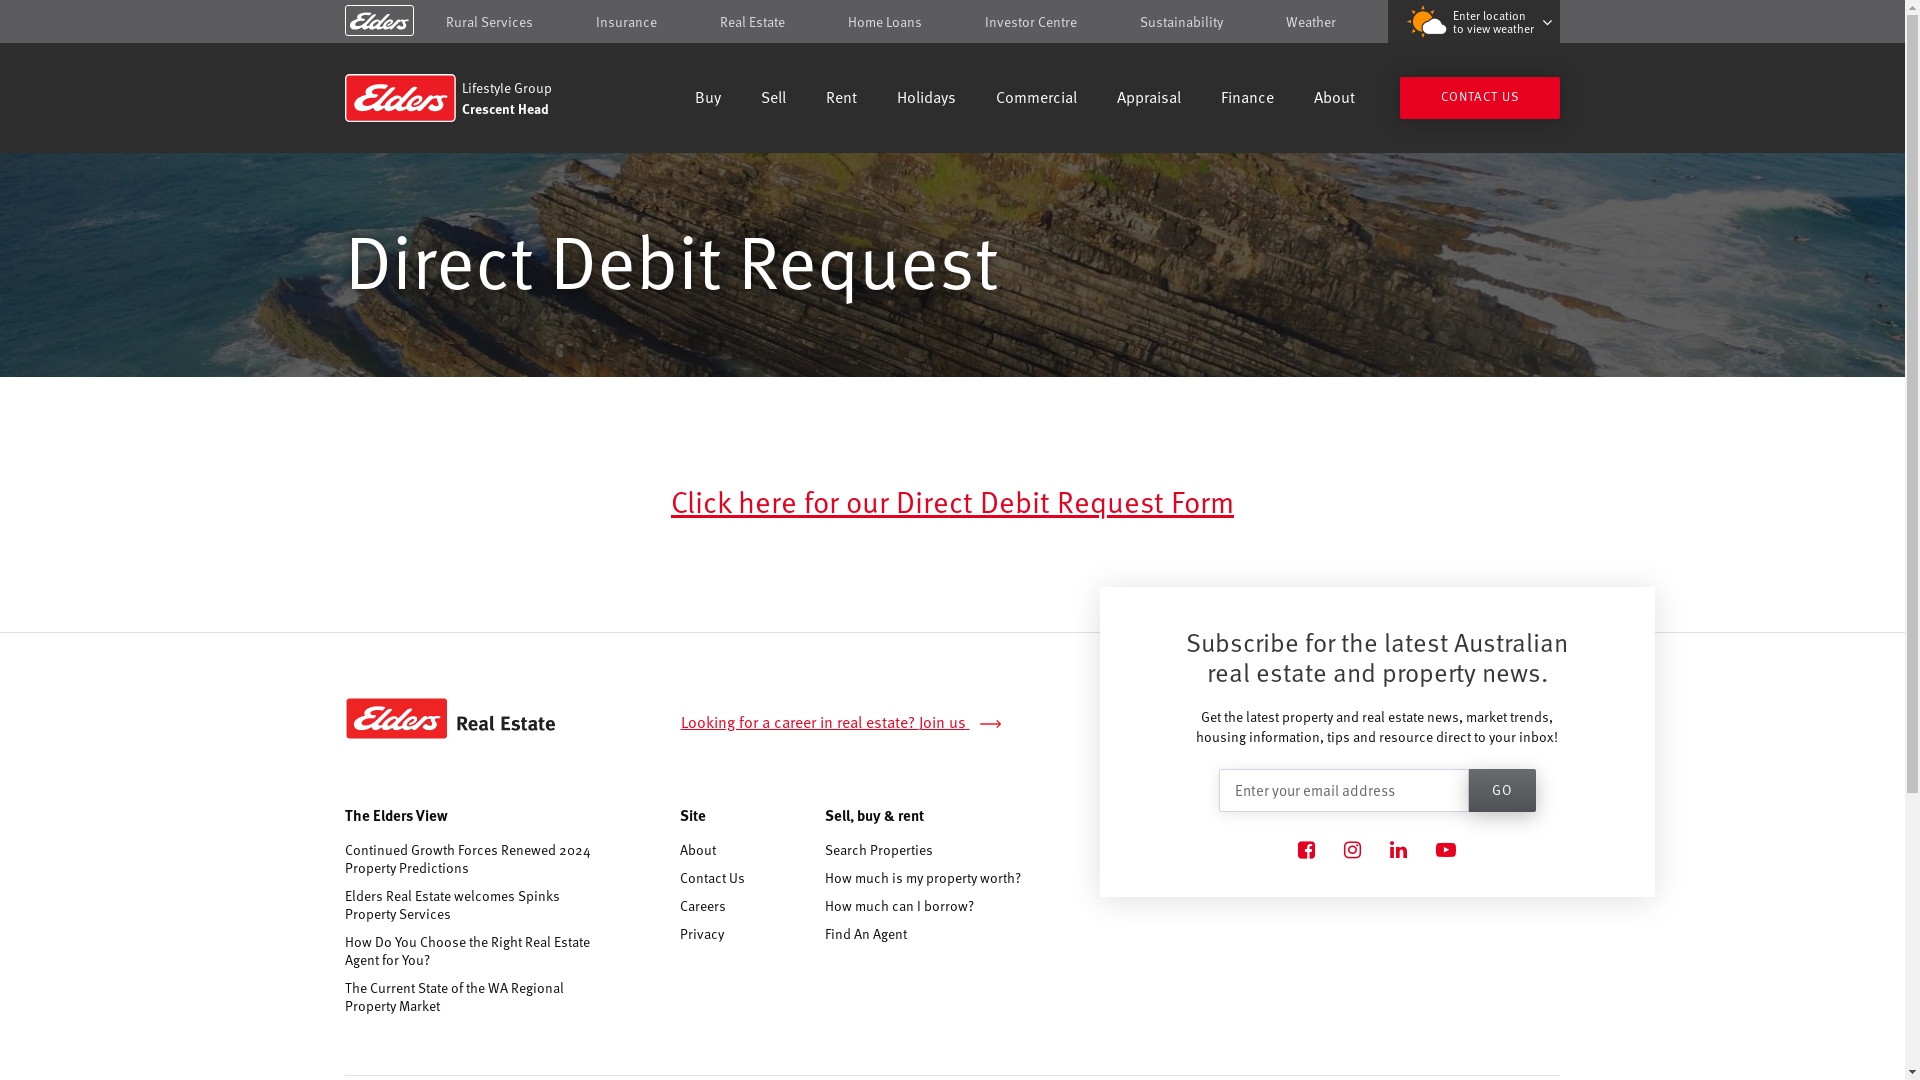  What do you see at coordinates (681, 722) in the screenshot?
I see `'Looking for a career in real estate? Join us'` at bounding box center [681, 722].